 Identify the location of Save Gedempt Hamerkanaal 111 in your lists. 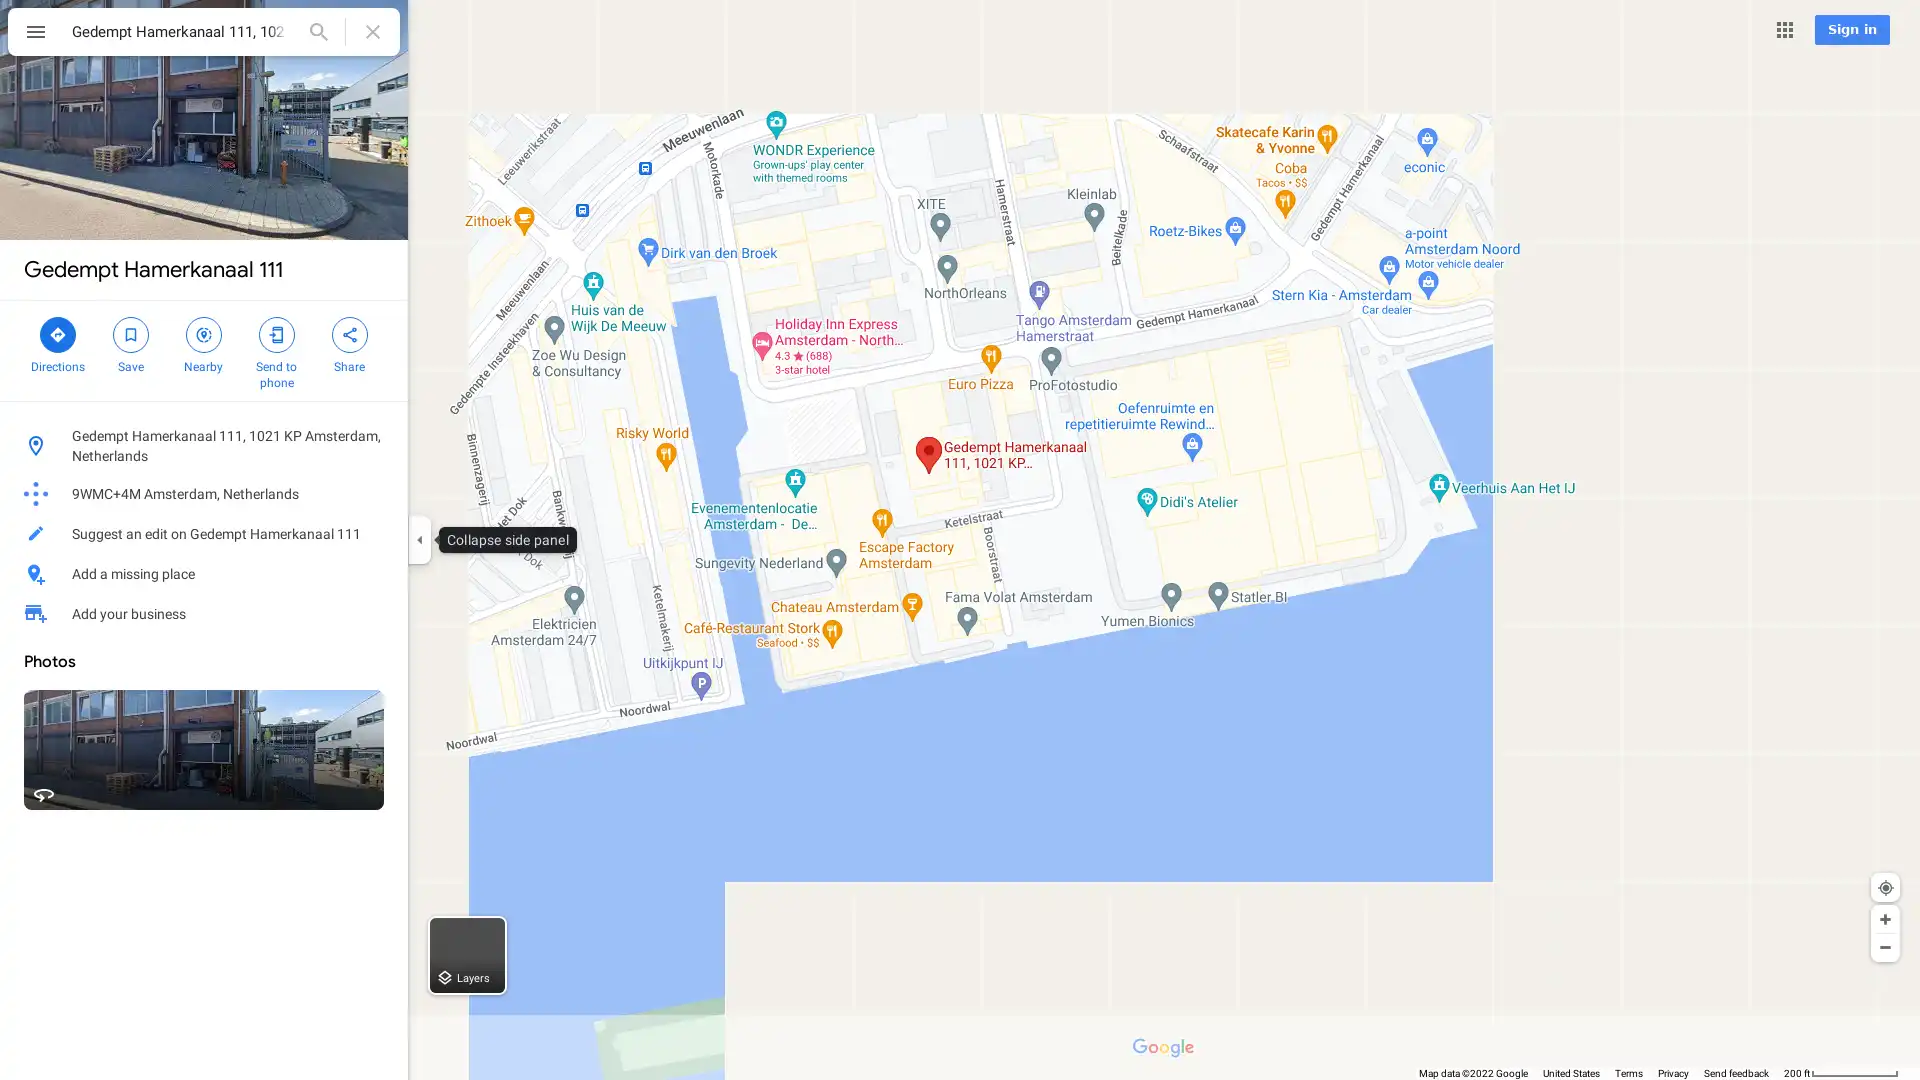
(129, 342).